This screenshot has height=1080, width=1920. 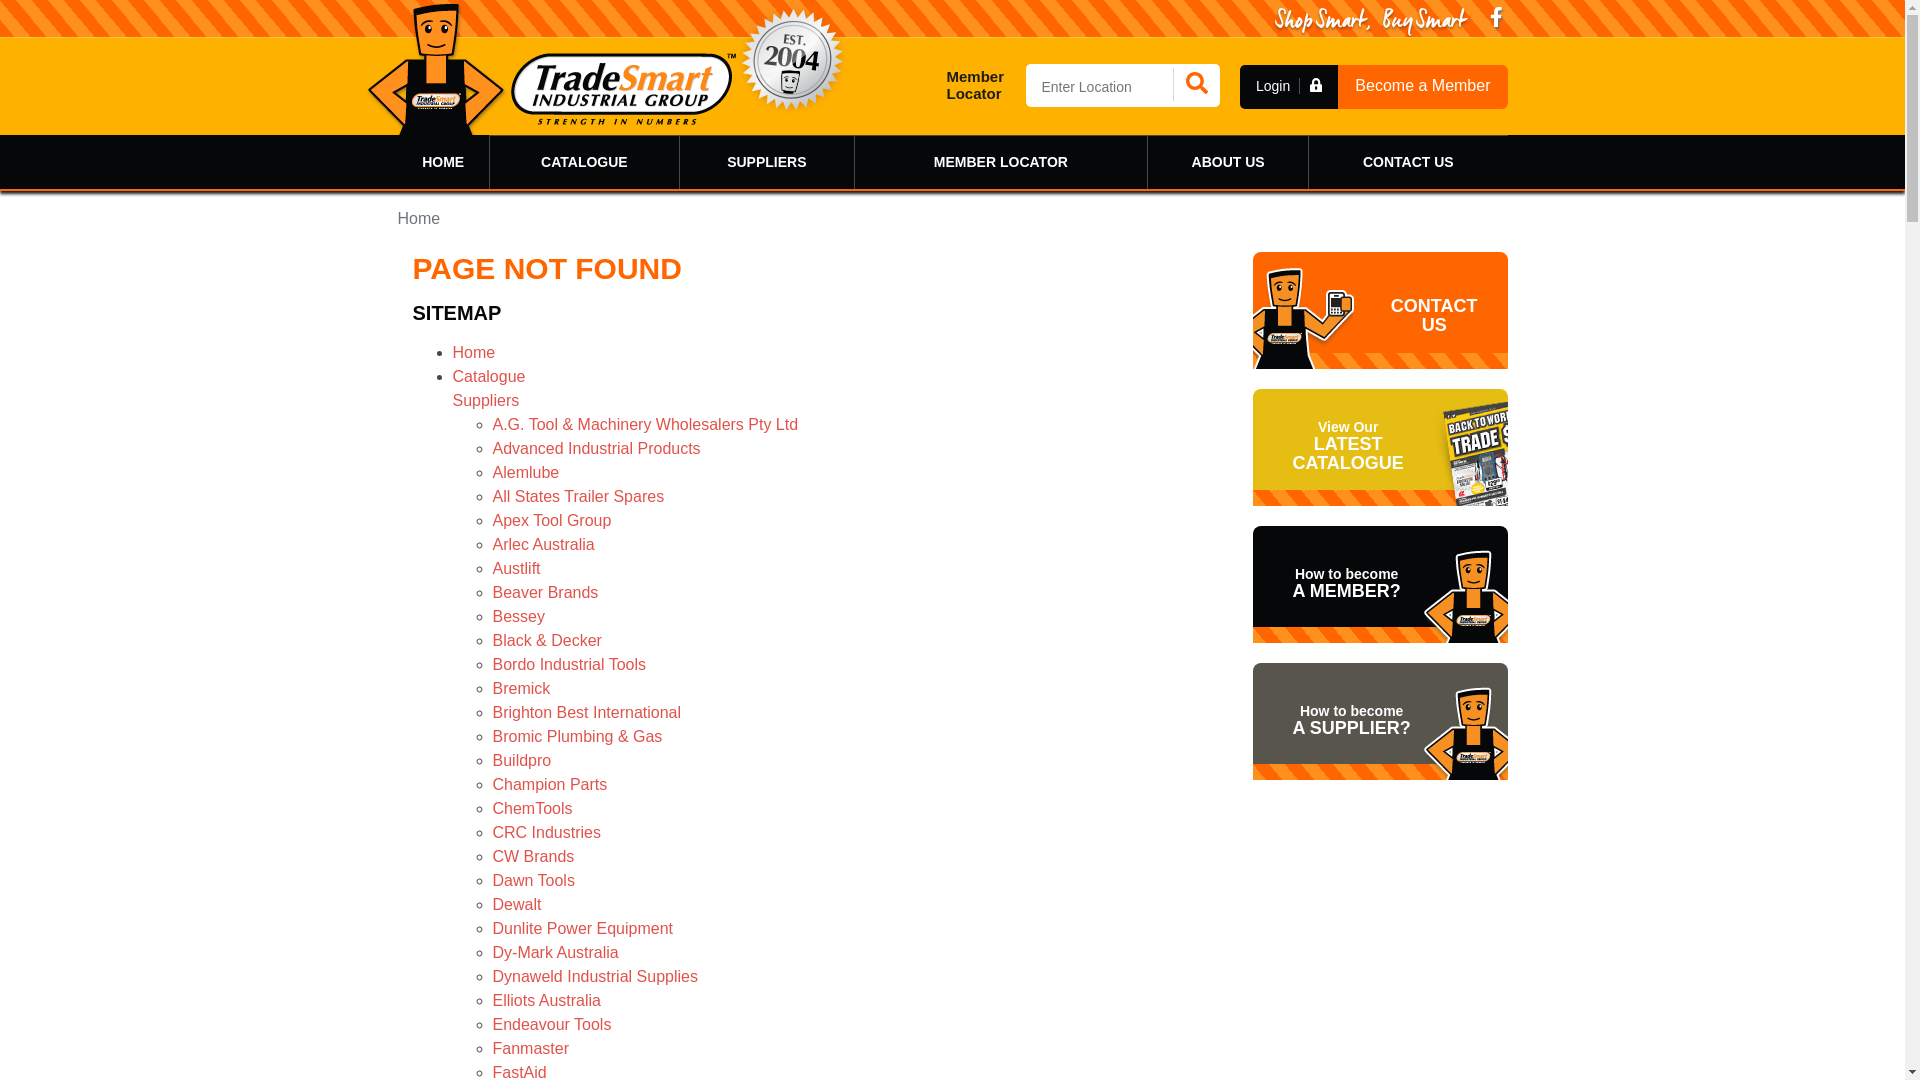 I want to click on 'Champion Parts', so click(x=549, y=783).